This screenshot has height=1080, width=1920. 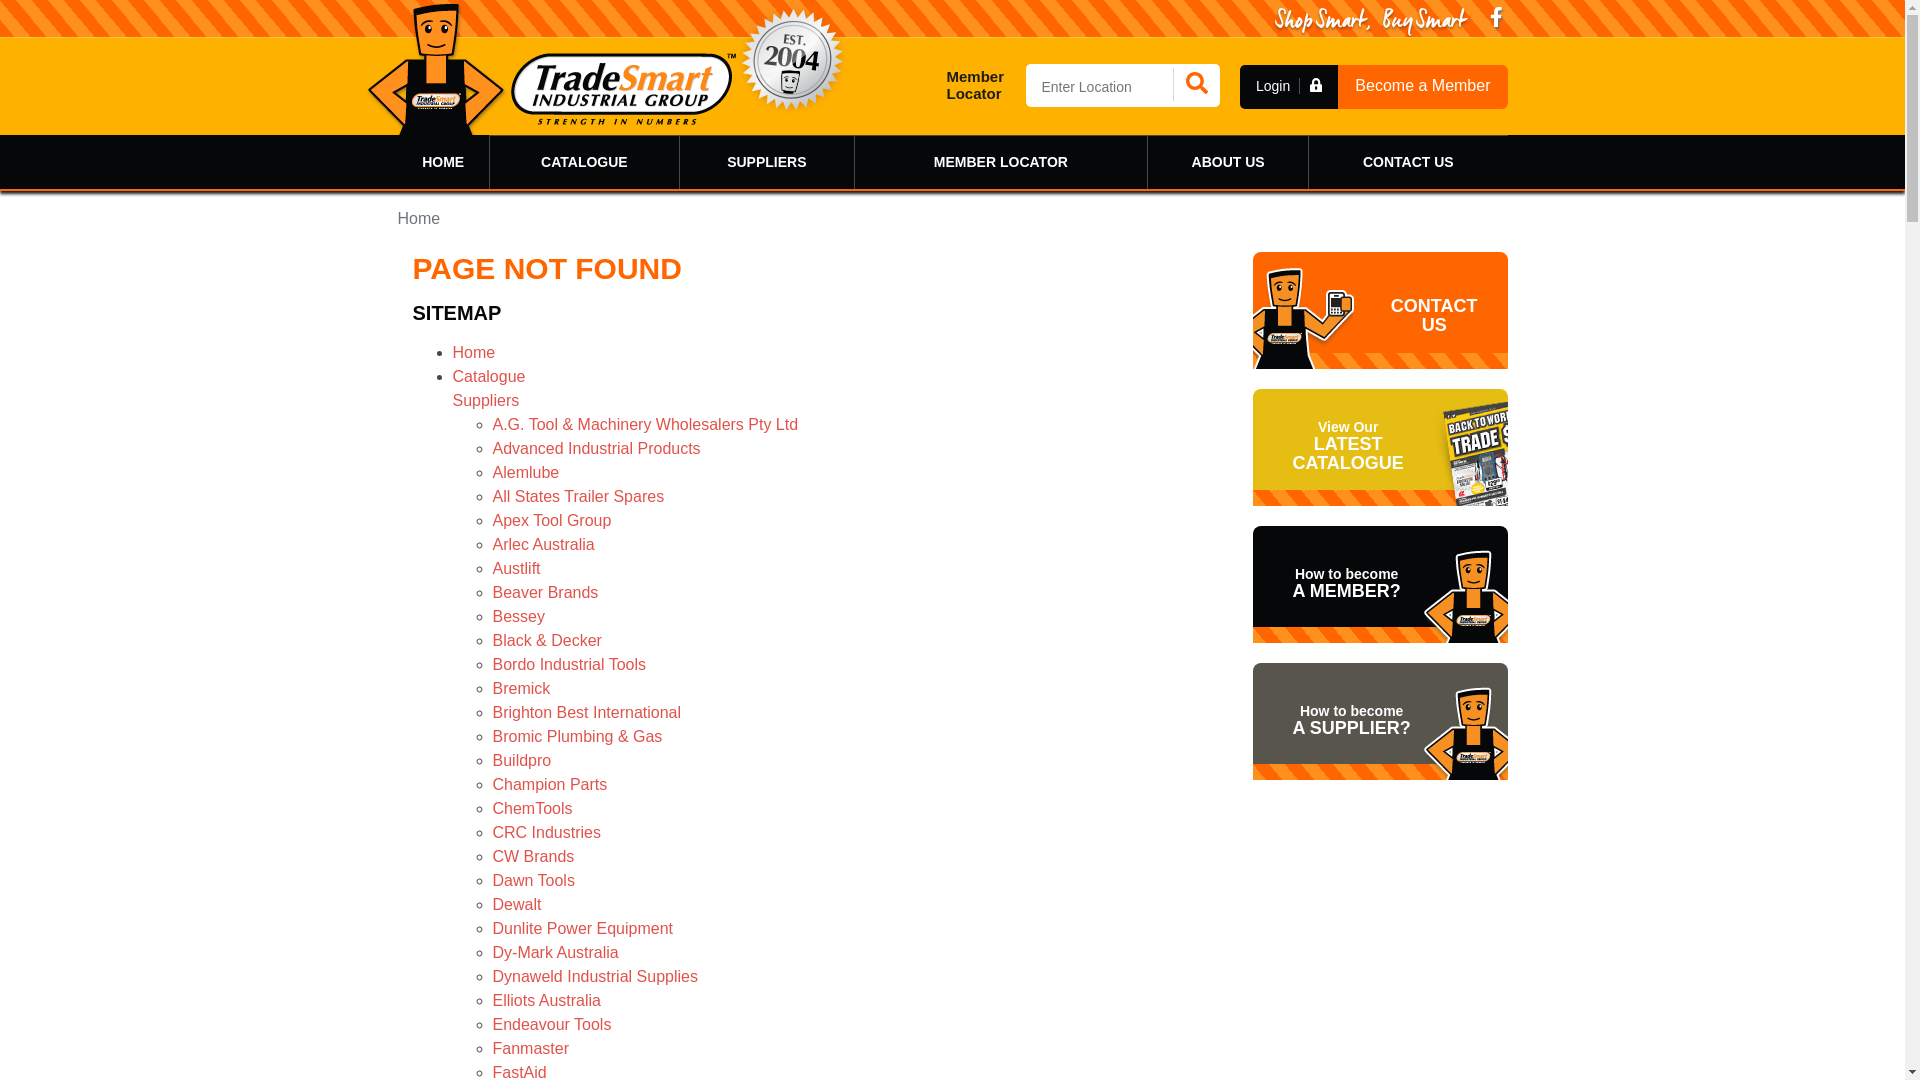 I want to click on 'Champion Parts', so click(x=549, y=783).